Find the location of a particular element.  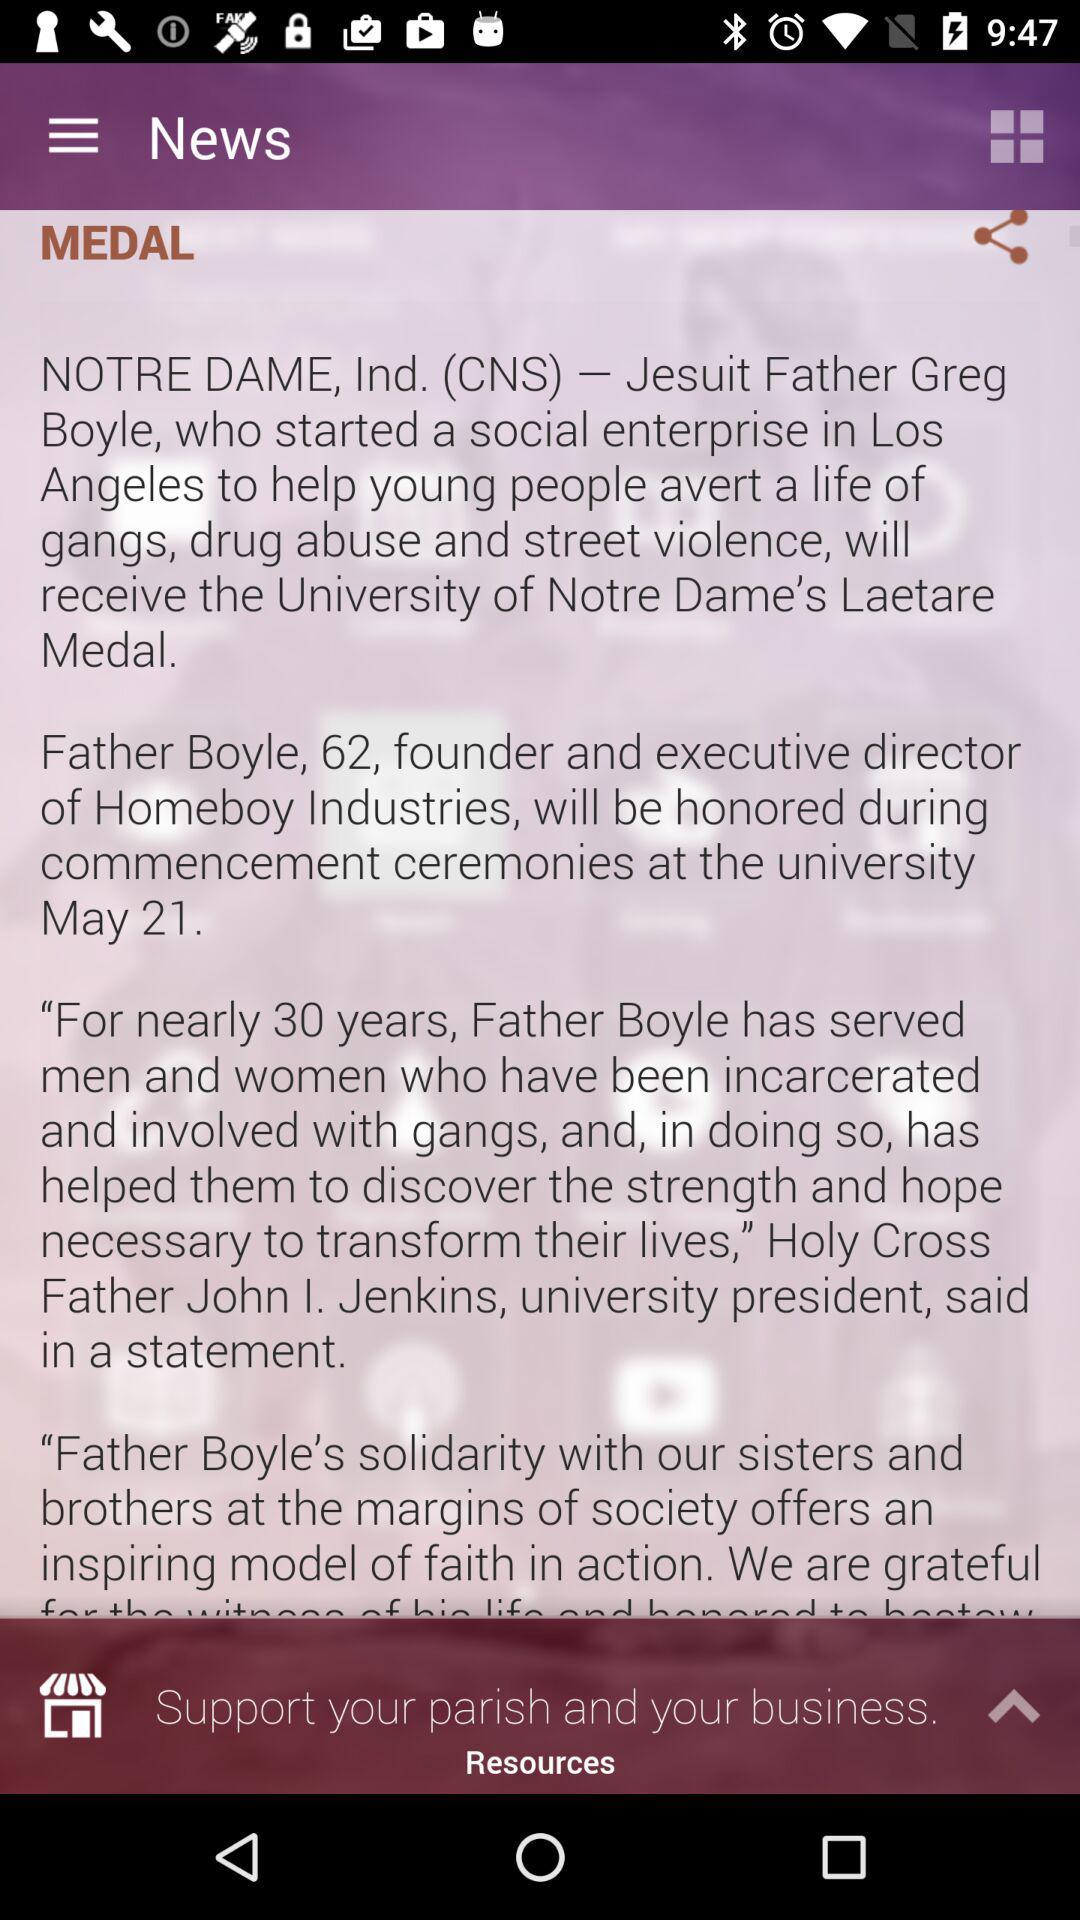

the item next to news is located at coordinates (72, 135).